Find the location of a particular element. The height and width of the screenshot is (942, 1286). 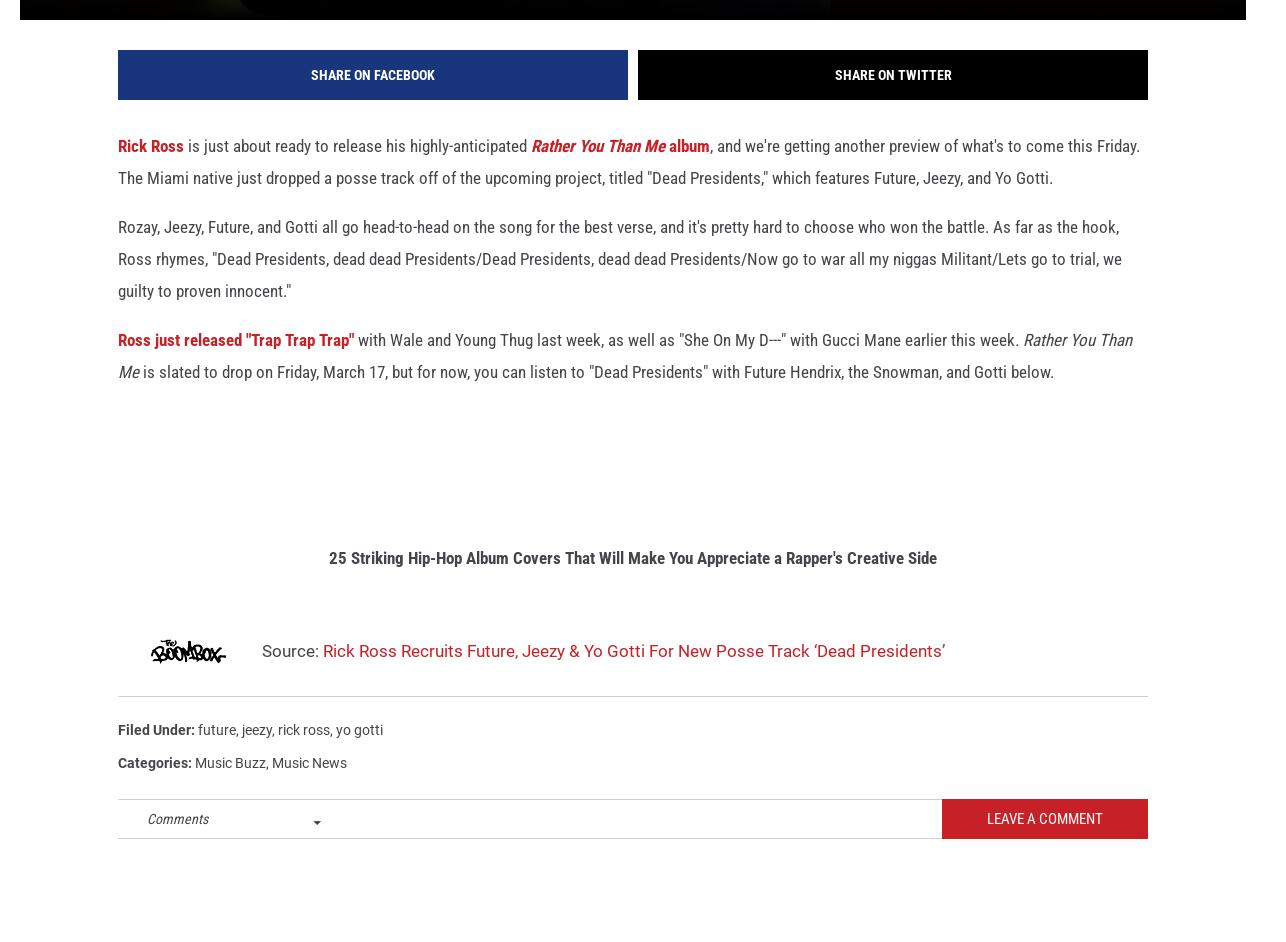

'Categories' is located at coordinates (118, 789).